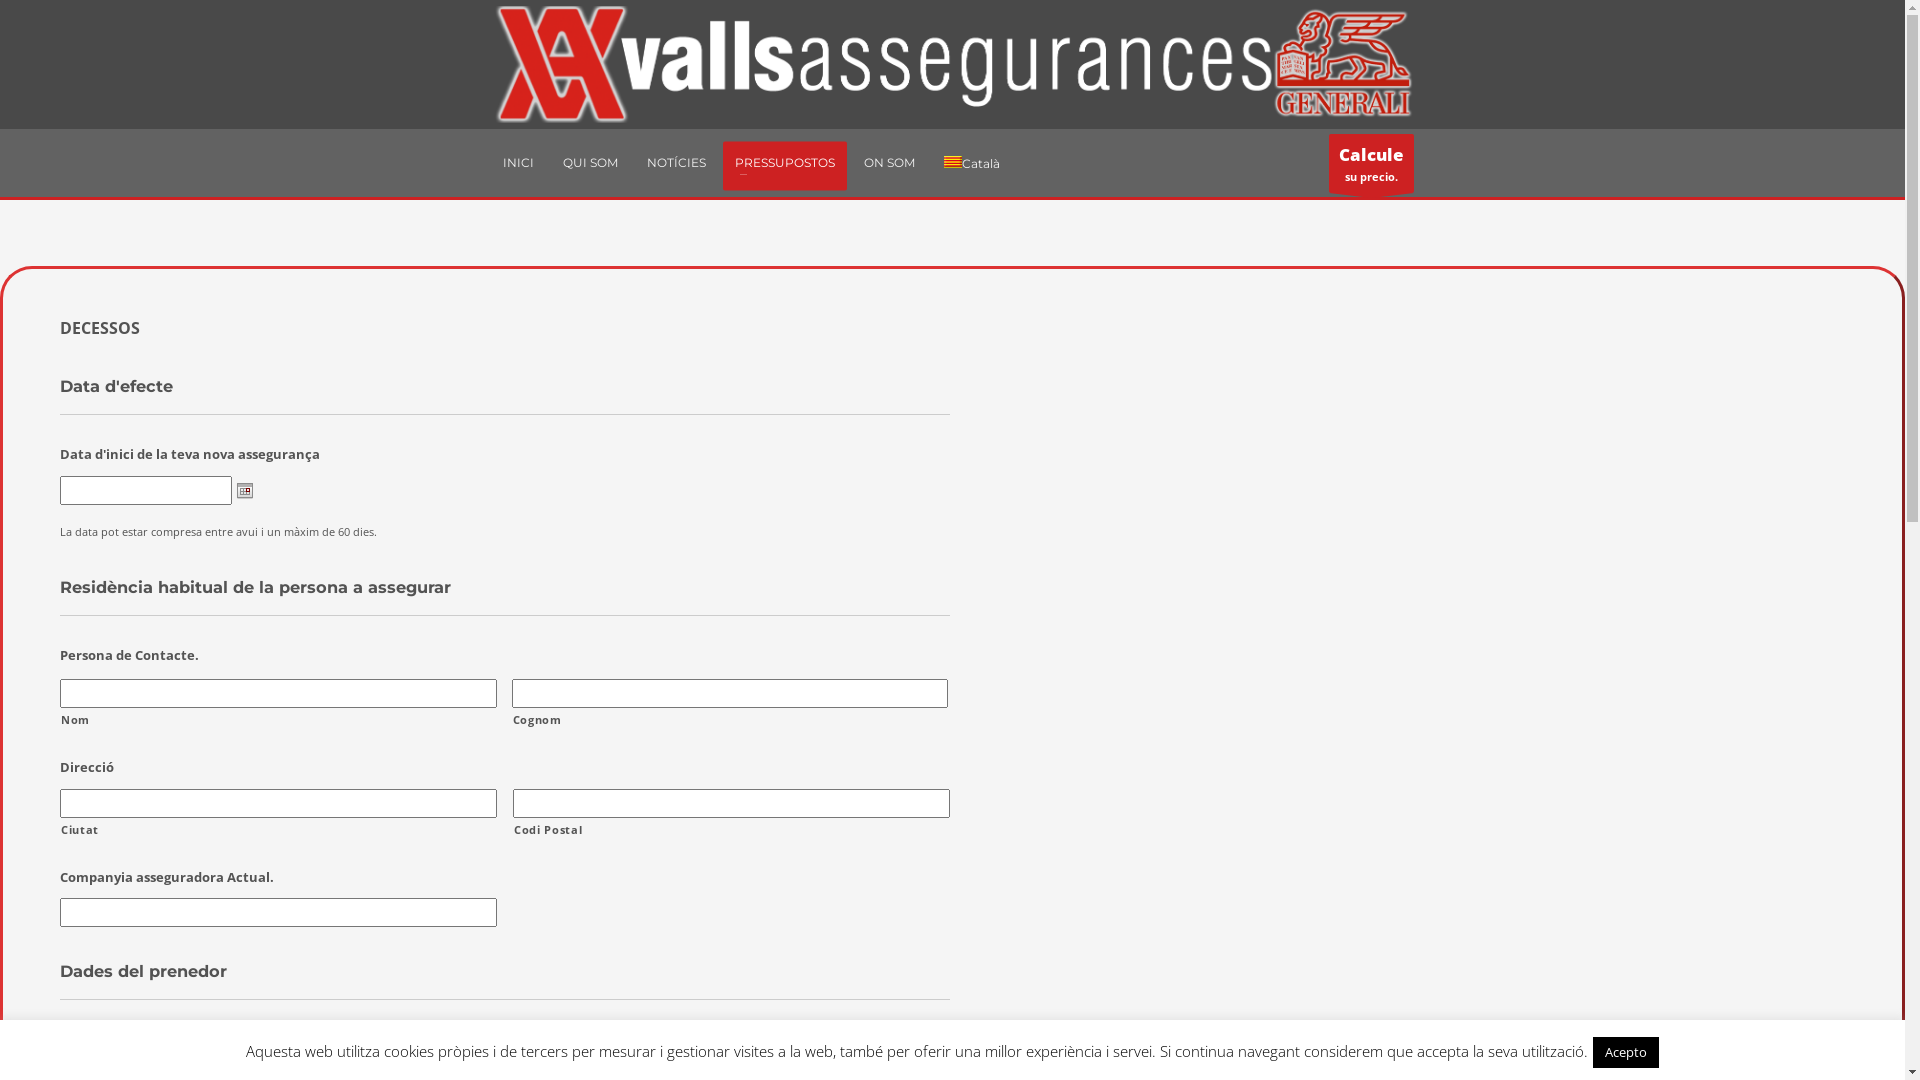 This screenshot has width=1920, height=1080. Describe the element at coordinates (551, 161) in the screenshot. I see `'QUI SOM'` at that location.